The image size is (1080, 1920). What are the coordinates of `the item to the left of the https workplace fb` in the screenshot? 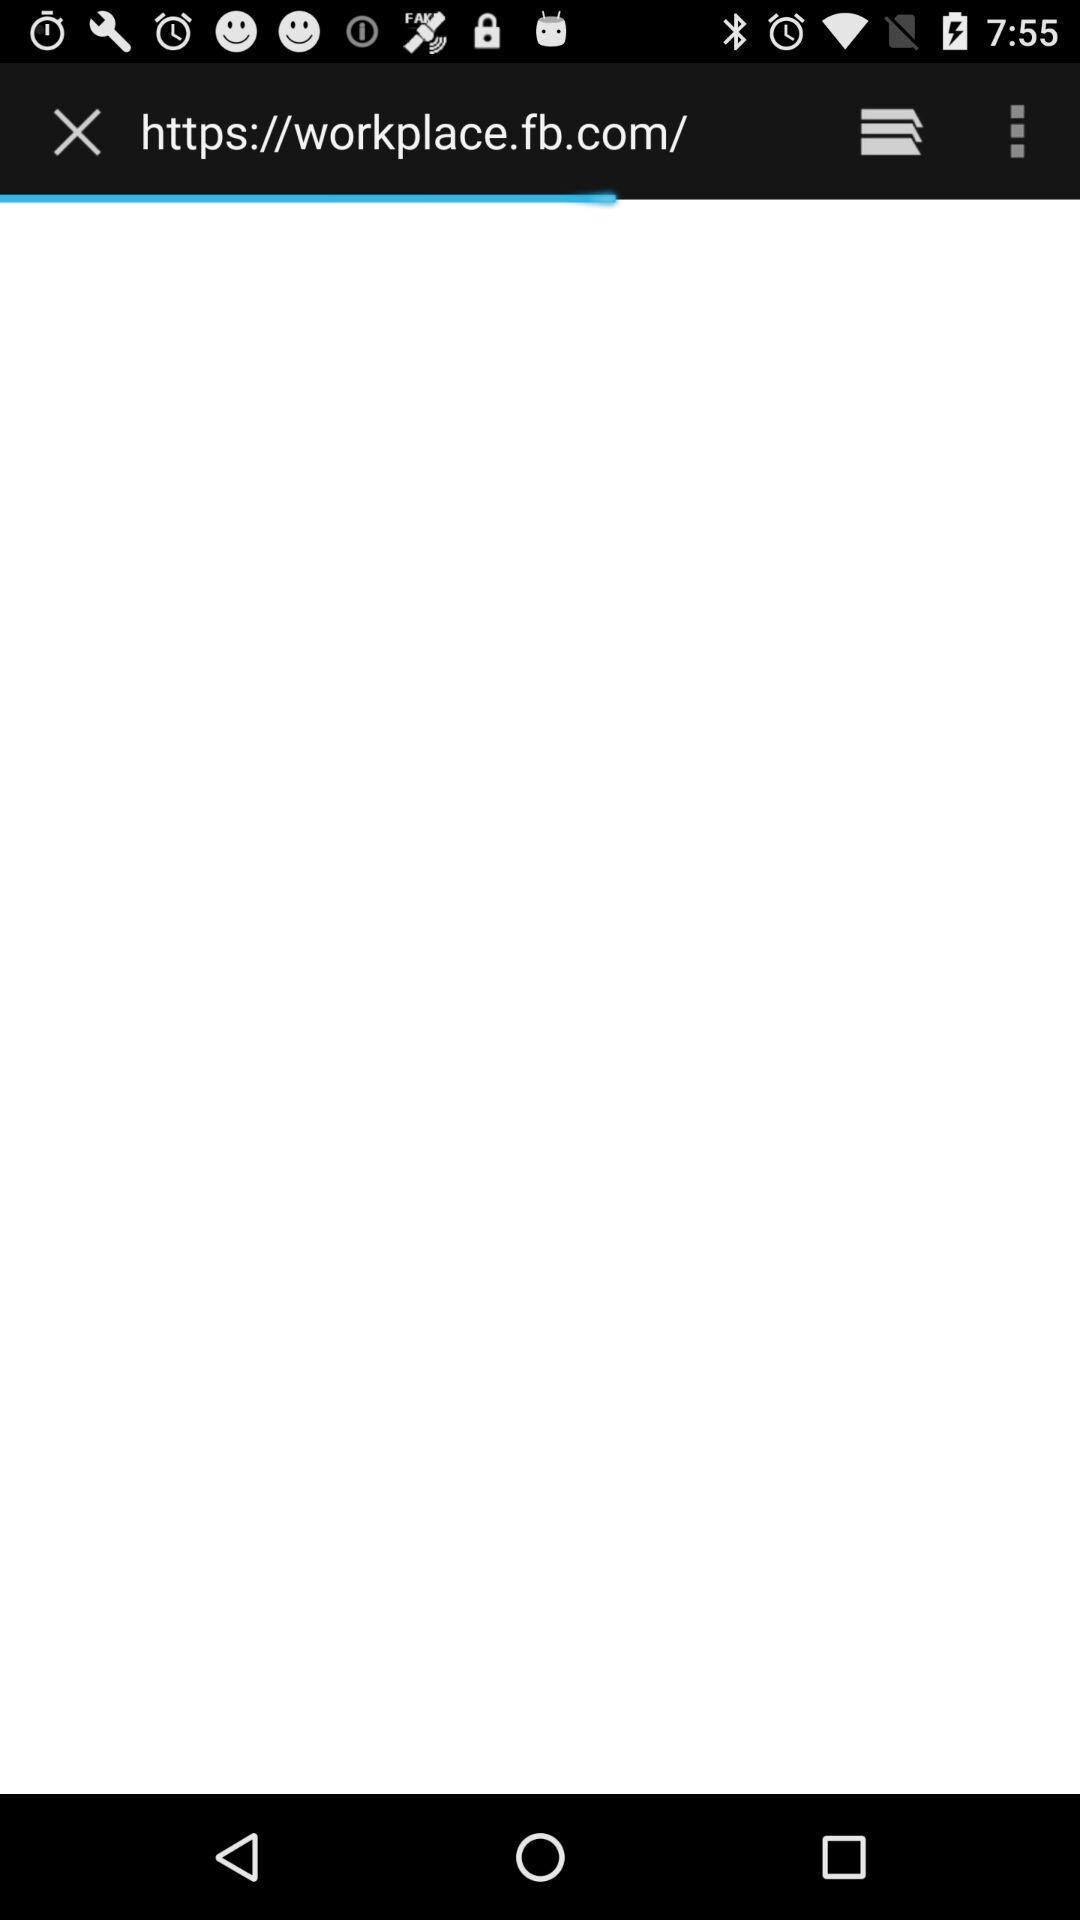 It's located at (81, 130).